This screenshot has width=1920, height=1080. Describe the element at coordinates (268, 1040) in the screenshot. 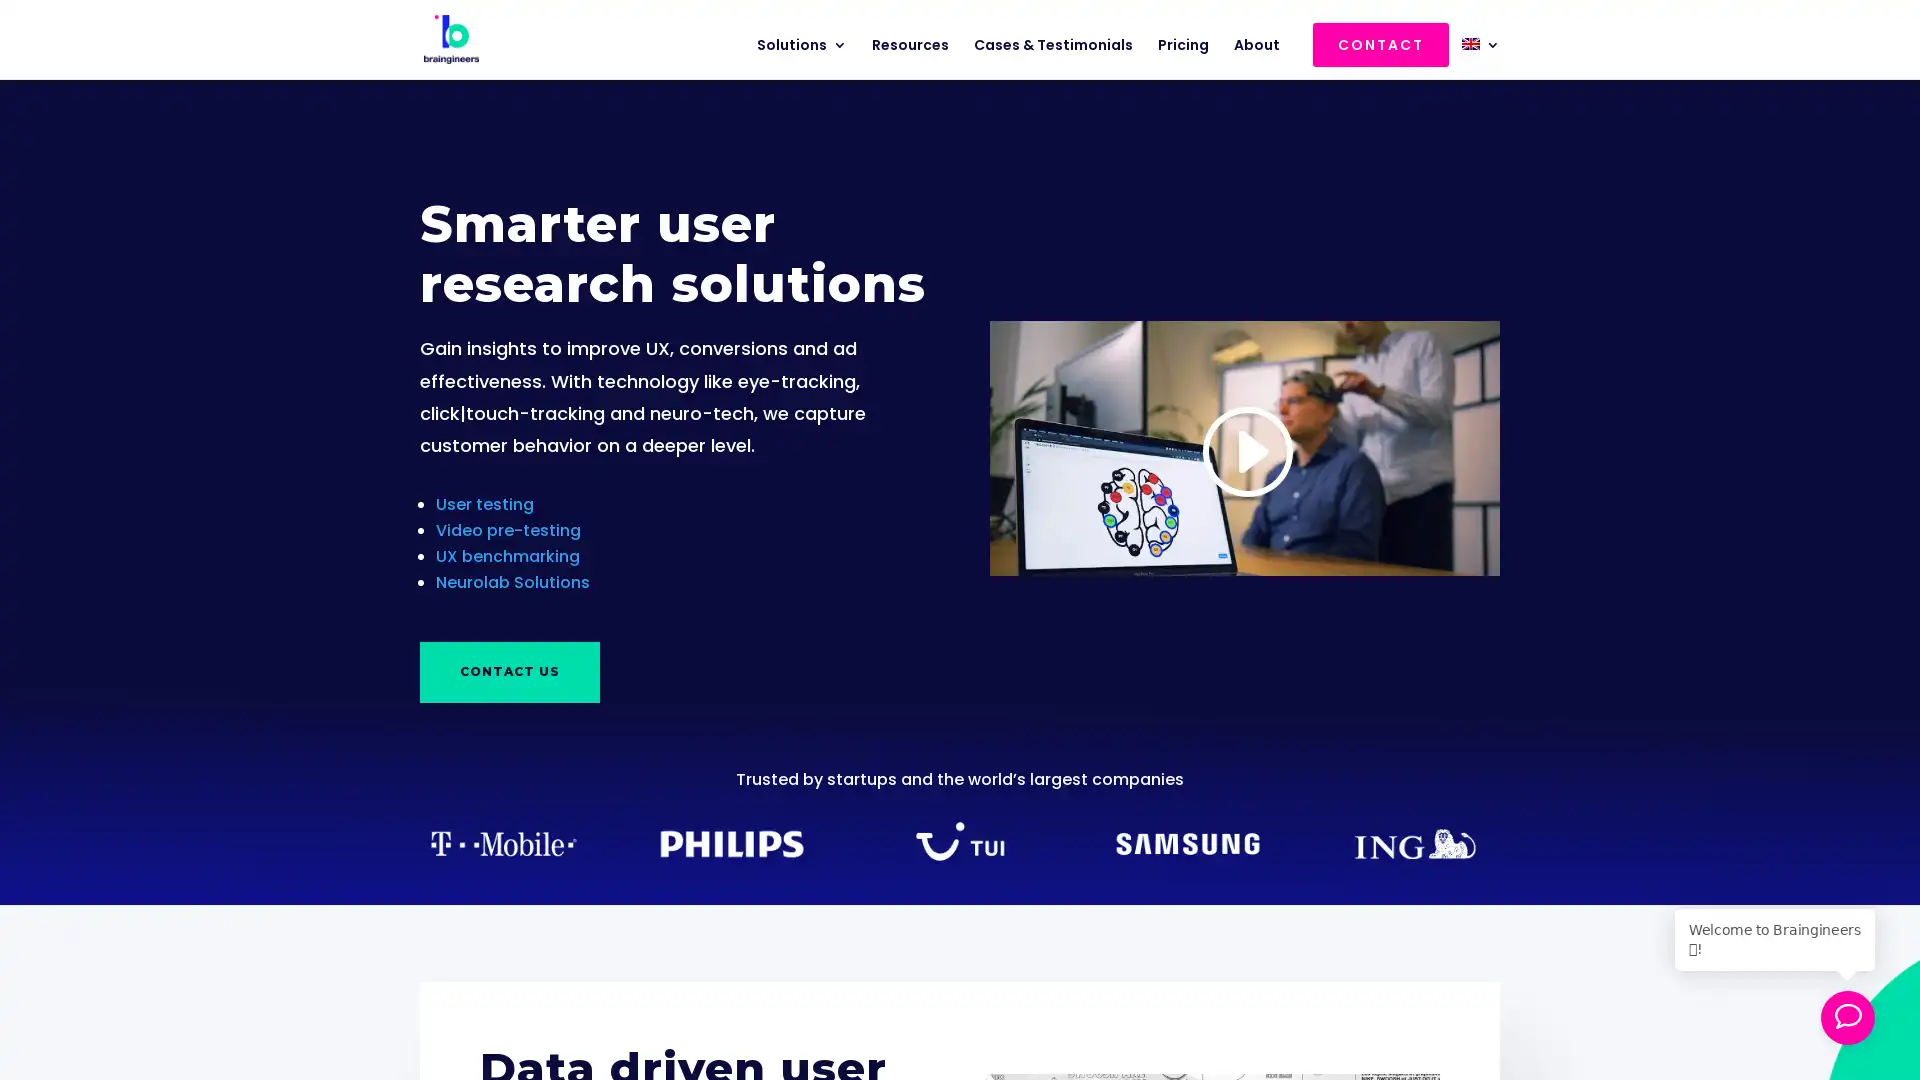

I see `Download 5` at that location.